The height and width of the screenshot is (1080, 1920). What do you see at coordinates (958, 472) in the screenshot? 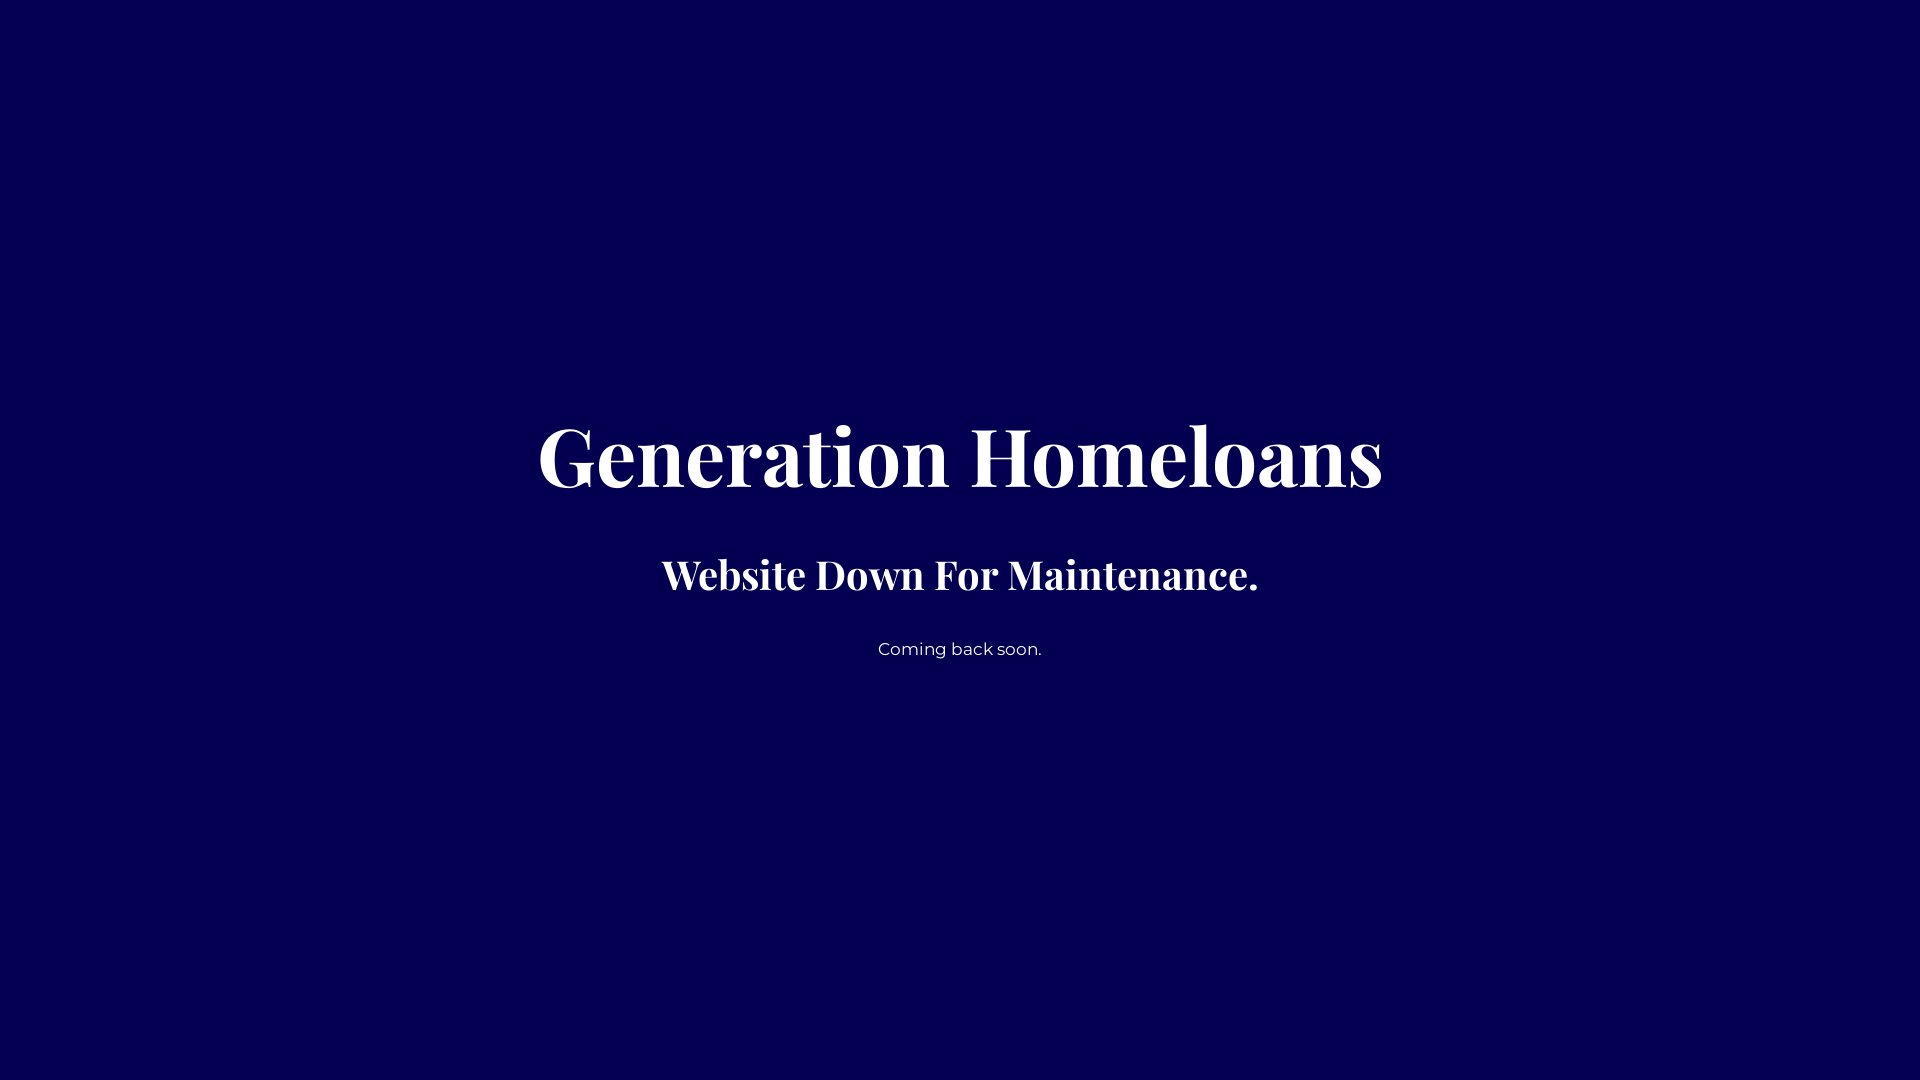
I see `'Generation Homeloans'` at bounding box center [958, 472].